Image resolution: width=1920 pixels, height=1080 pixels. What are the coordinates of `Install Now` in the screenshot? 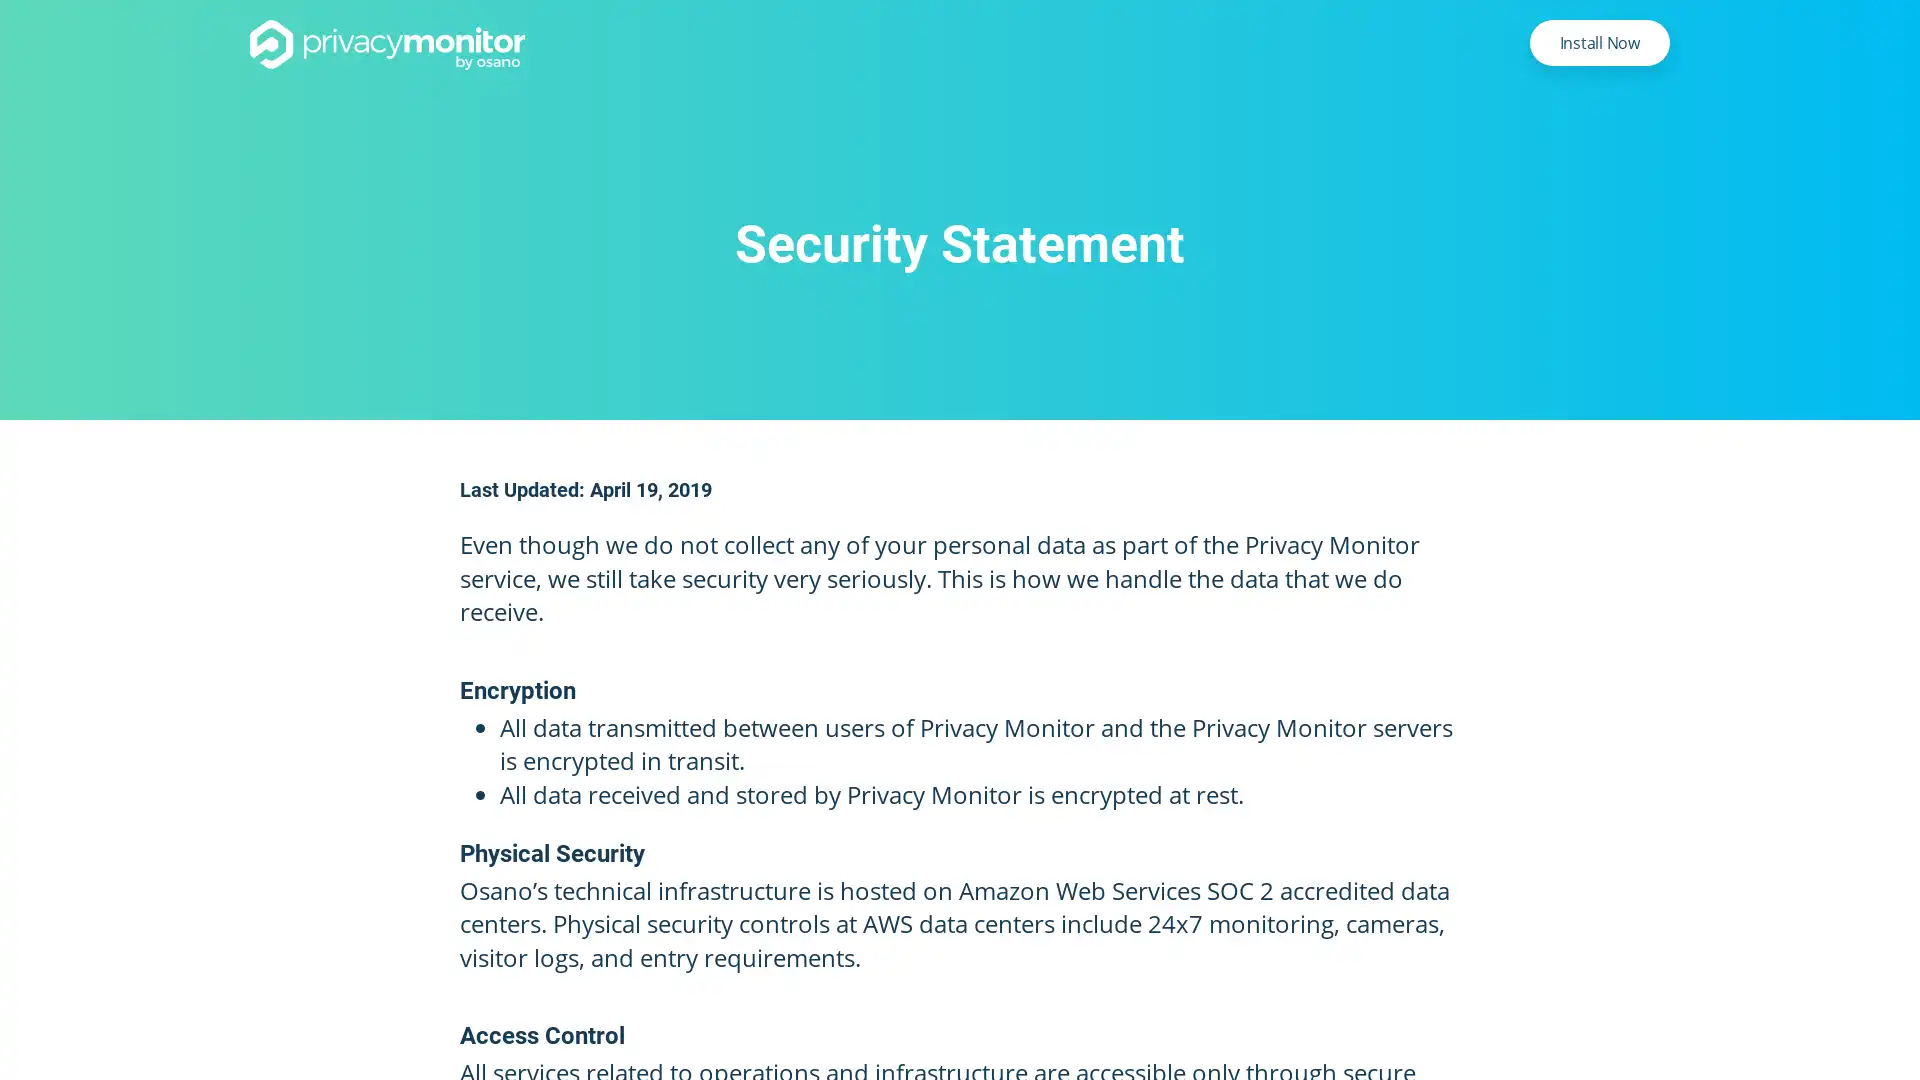 It's located at (1598, 42).